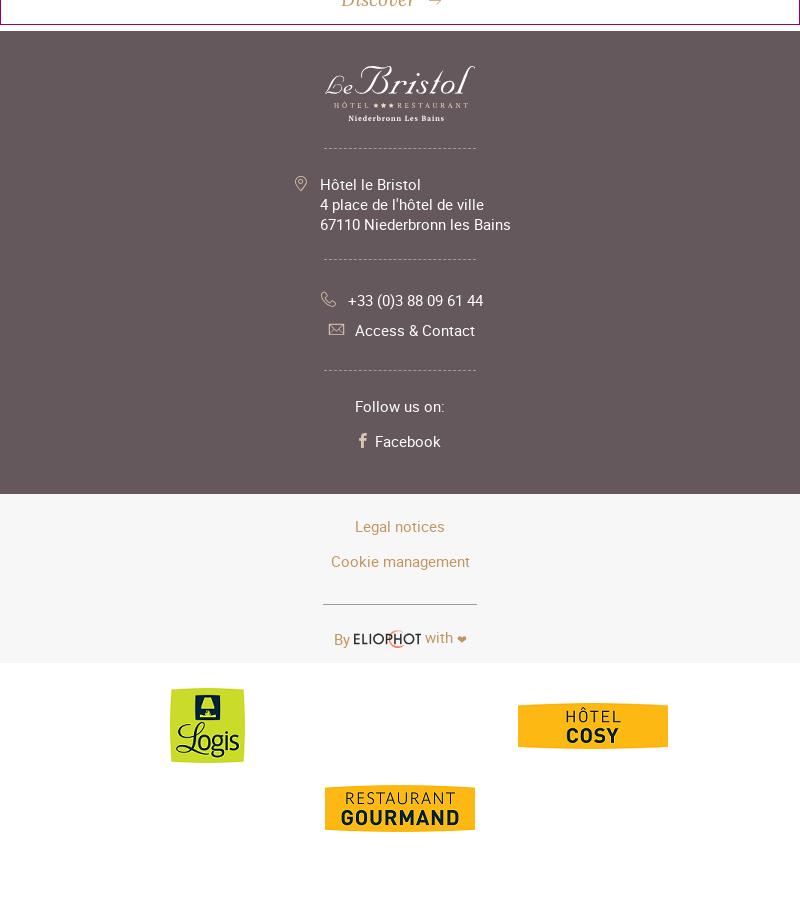 Image resolution: width=800 pixels, height=901 pixels. What do you see at coordinates (420, 637) in the screenshot?
I see `'with'` at bounding box center [420, 637].